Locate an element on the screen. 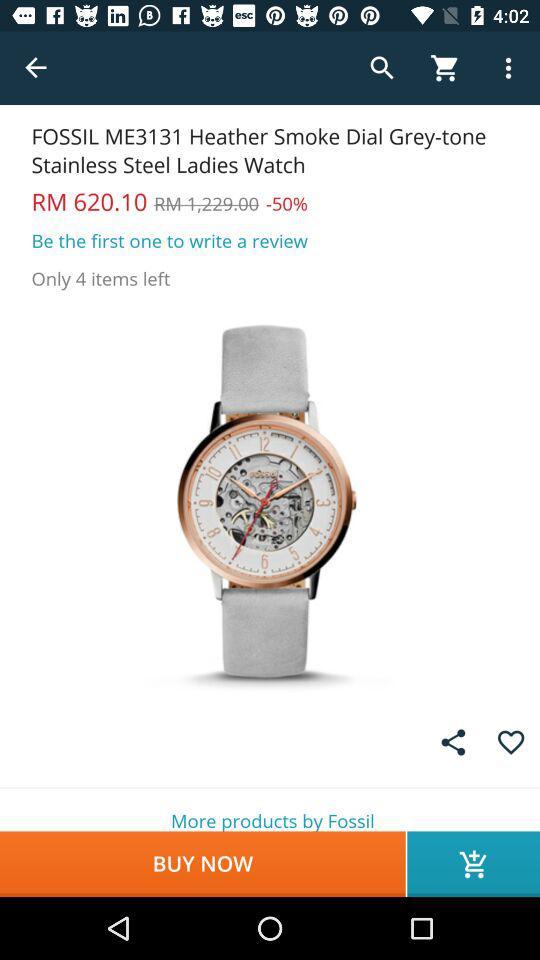 The width and height of the screenshot is (540, 960). icon below more products by item is located at coordinates (202, 863).